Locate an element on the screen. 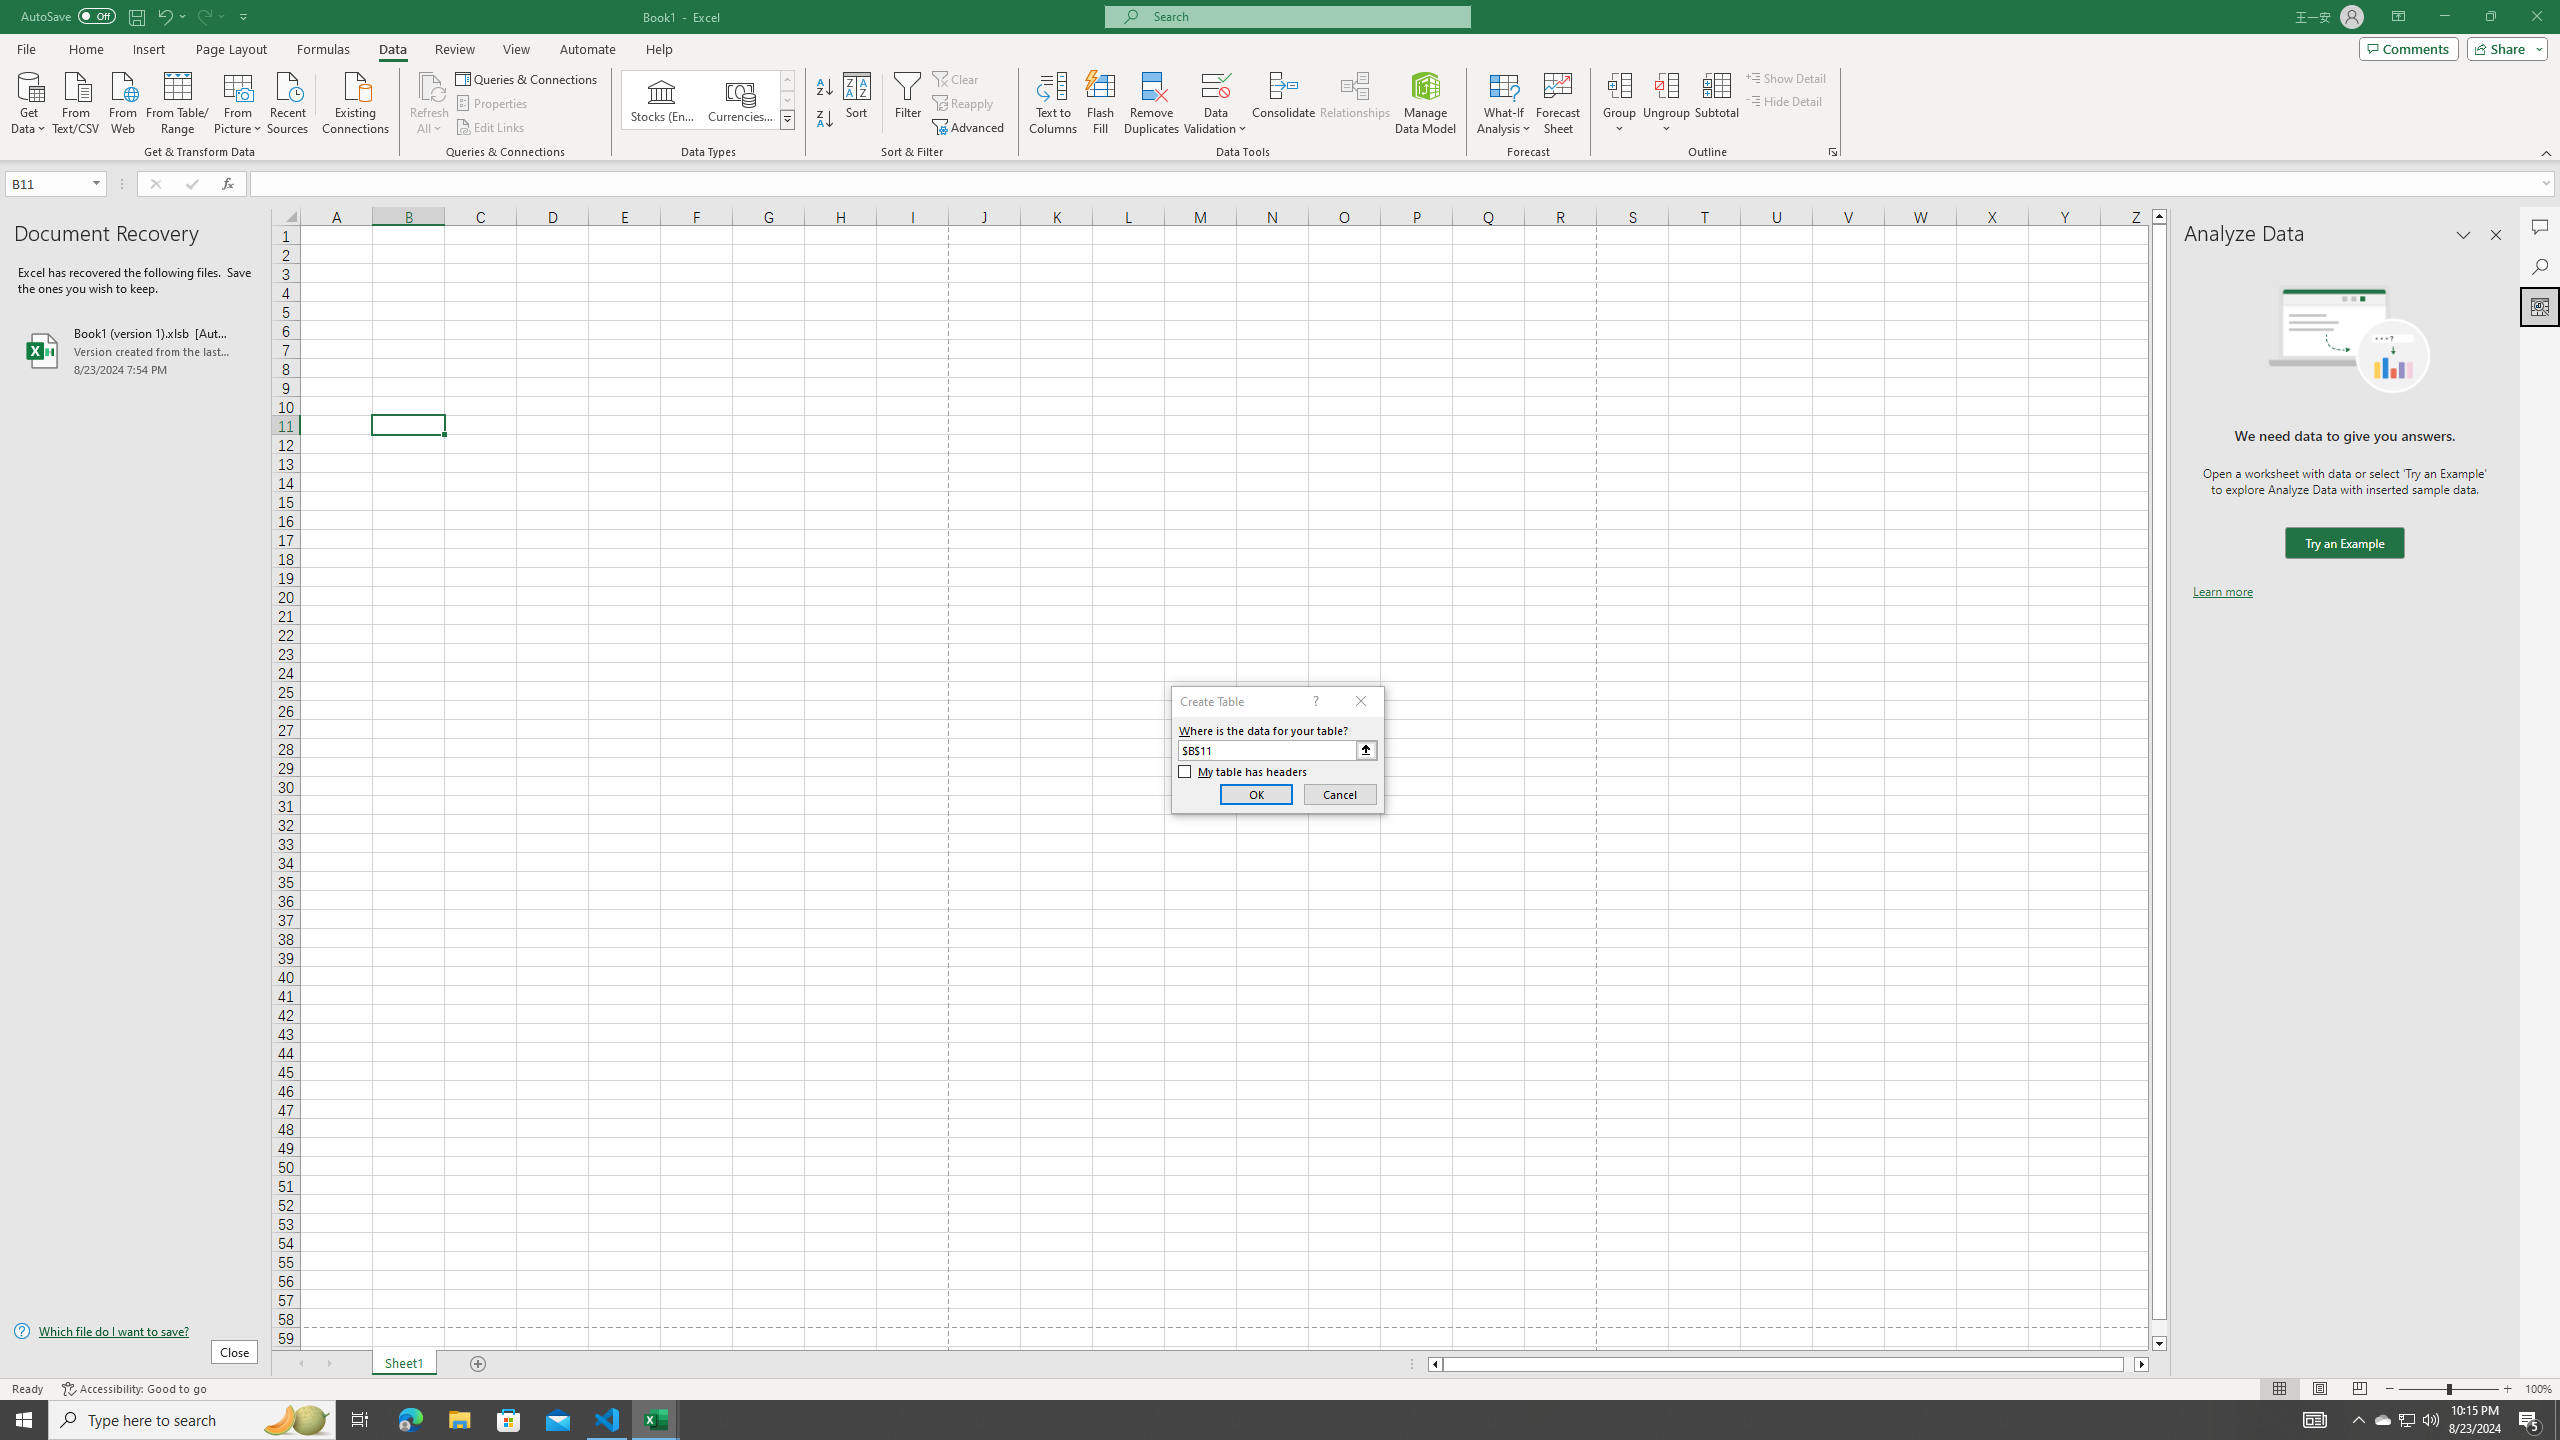  'Existing Connections' is located at coordinates (354, 100).